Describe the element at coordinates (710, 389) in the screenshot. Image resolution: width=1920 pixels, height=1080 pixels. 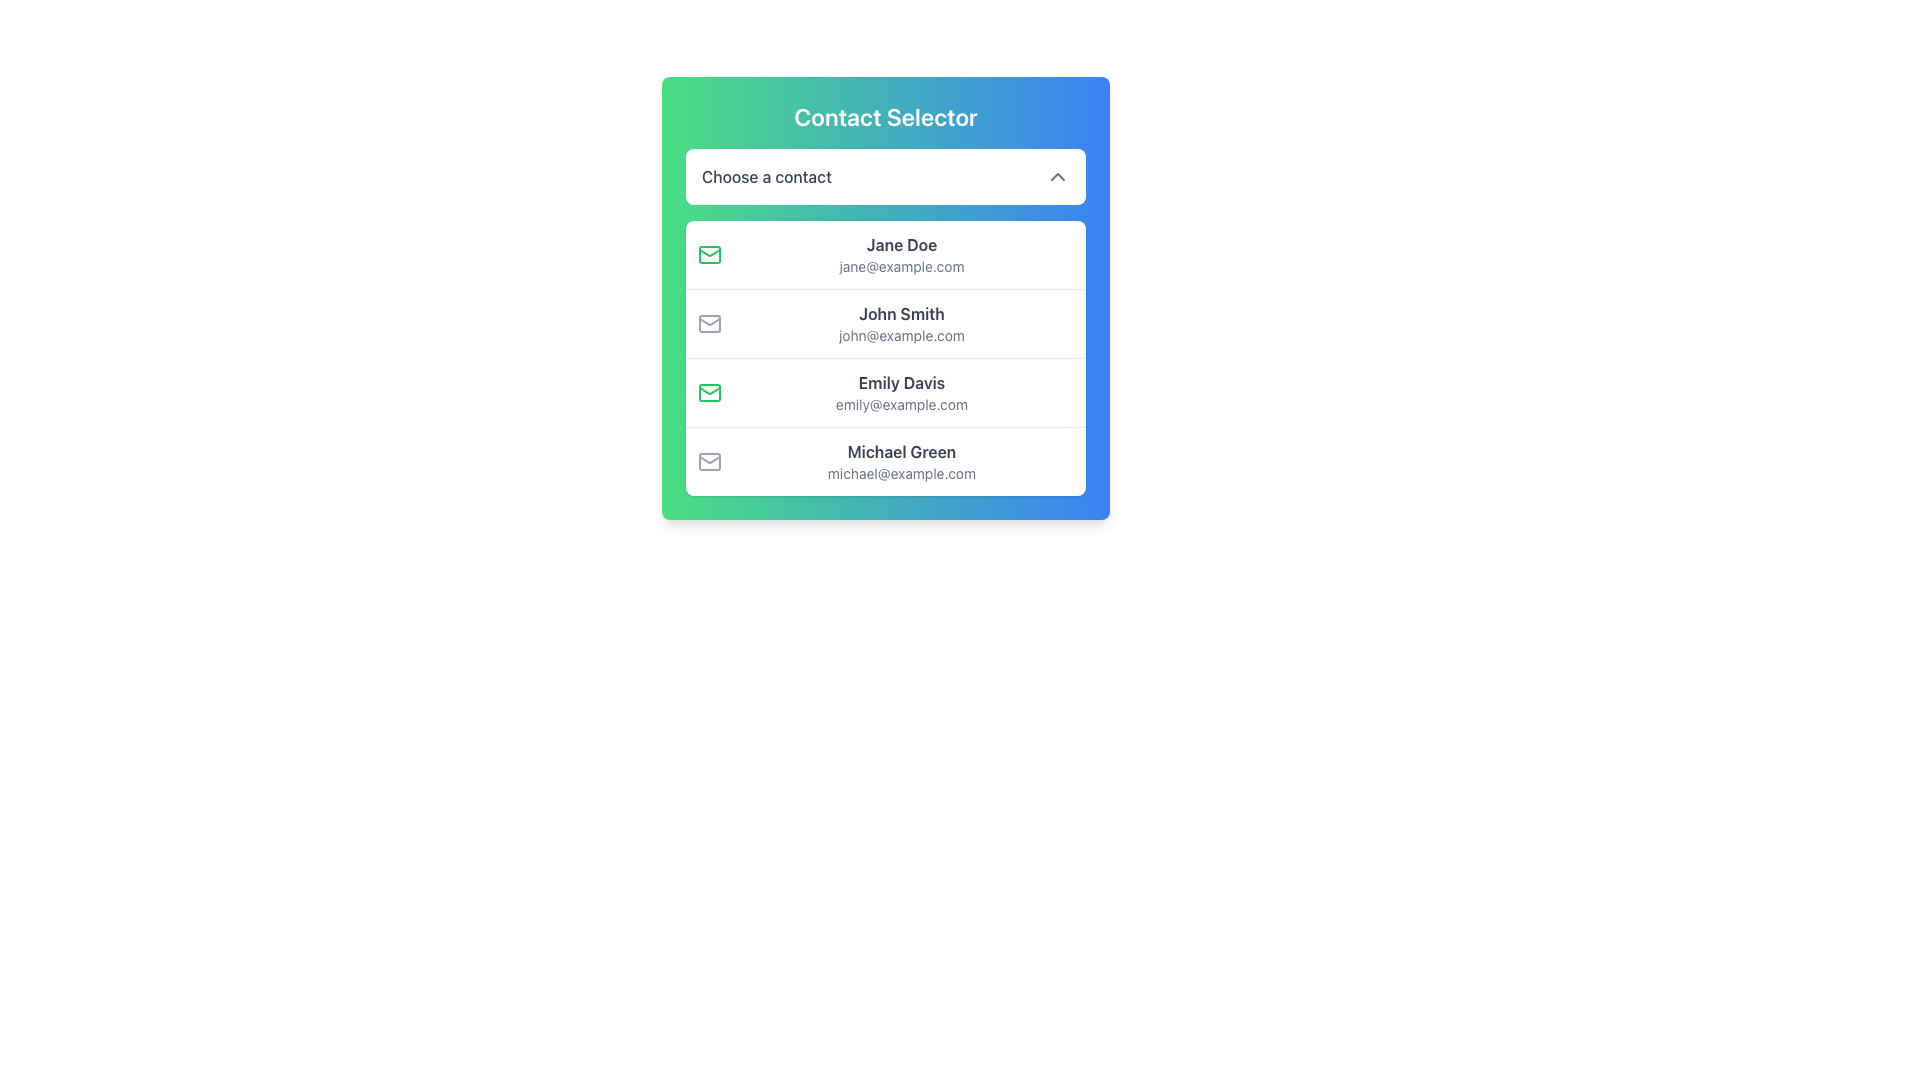
I see `the graphical decoration component resembling a triangular pattern with a green outline, which is part of the envelope icon adjacent to the contact details for 'Jane Doe'` at that location.